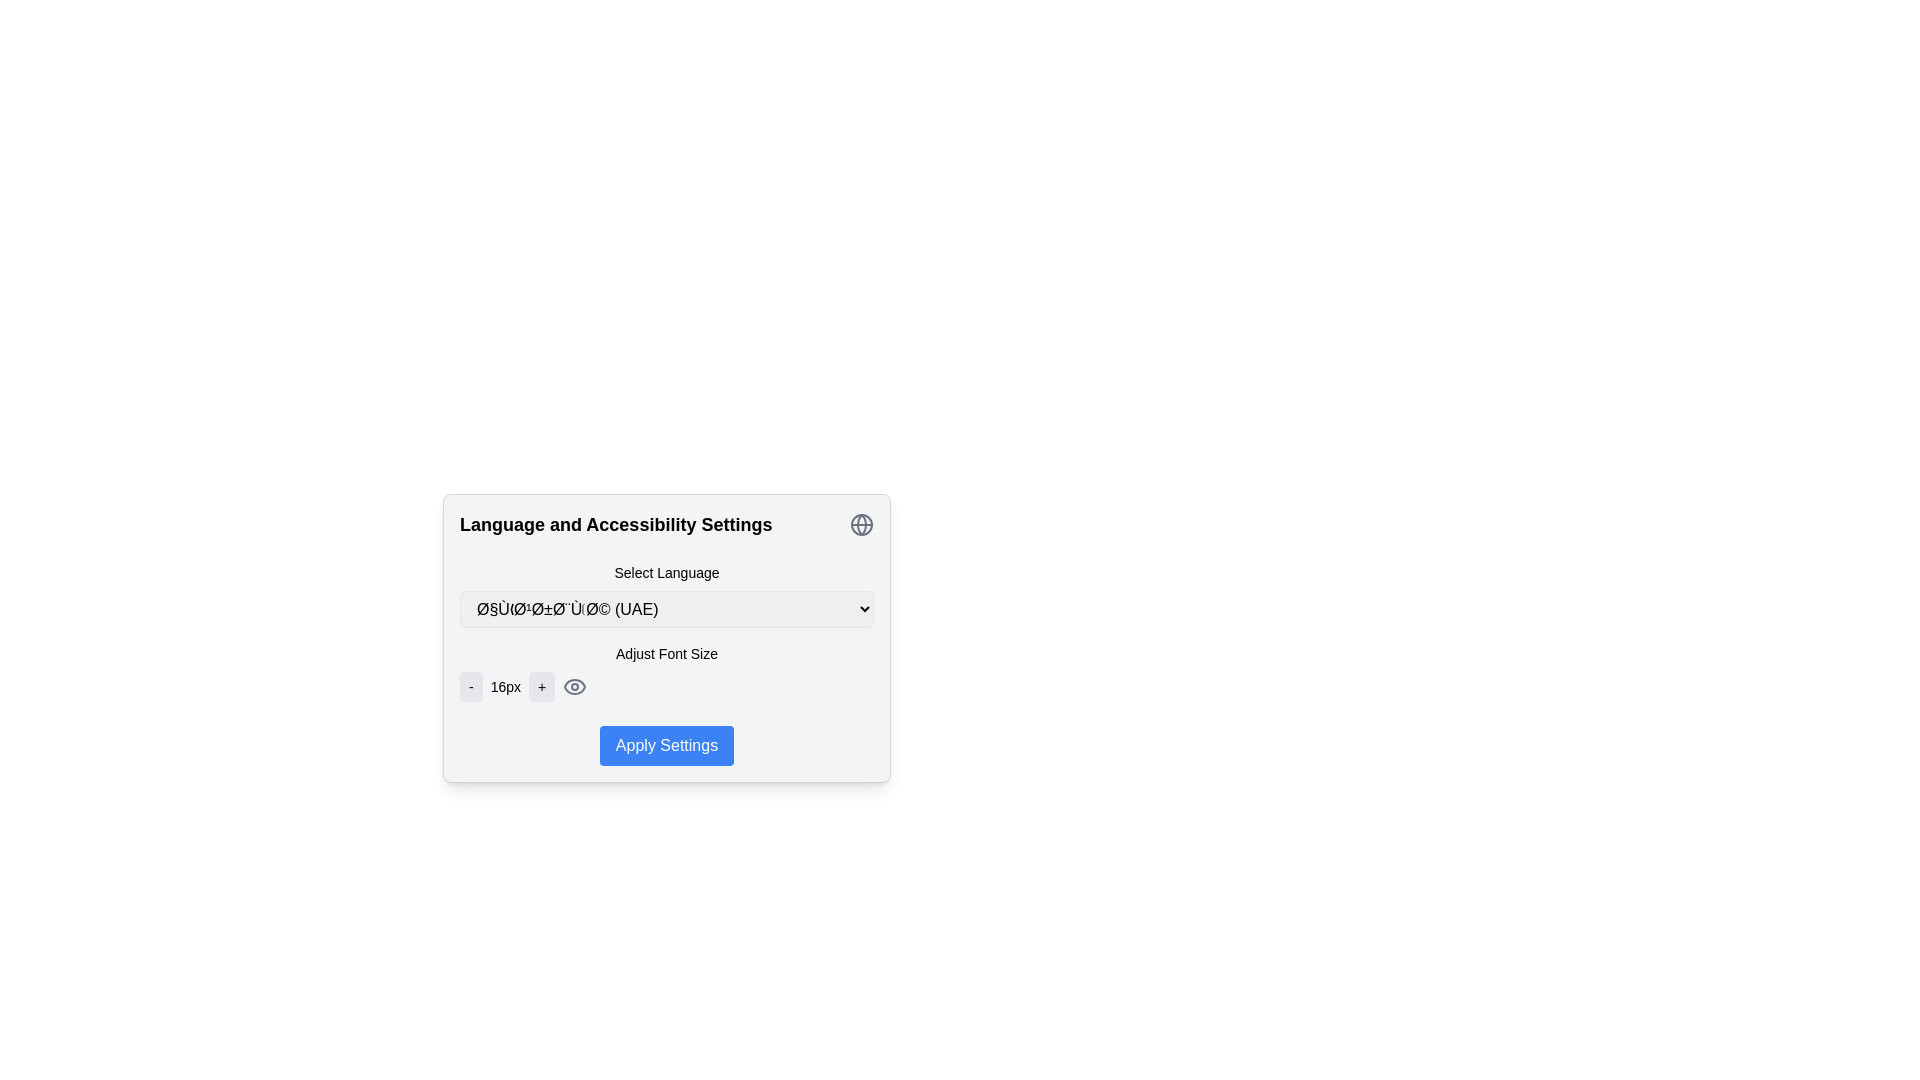 This screenshot has height=1080, width=1920. What do you see at coordinates (505, 685) in the screenshot?
I see `the static text label that displays the current font size, positioned between the '-' and '+' buttons` at bounding box center [505, 685].